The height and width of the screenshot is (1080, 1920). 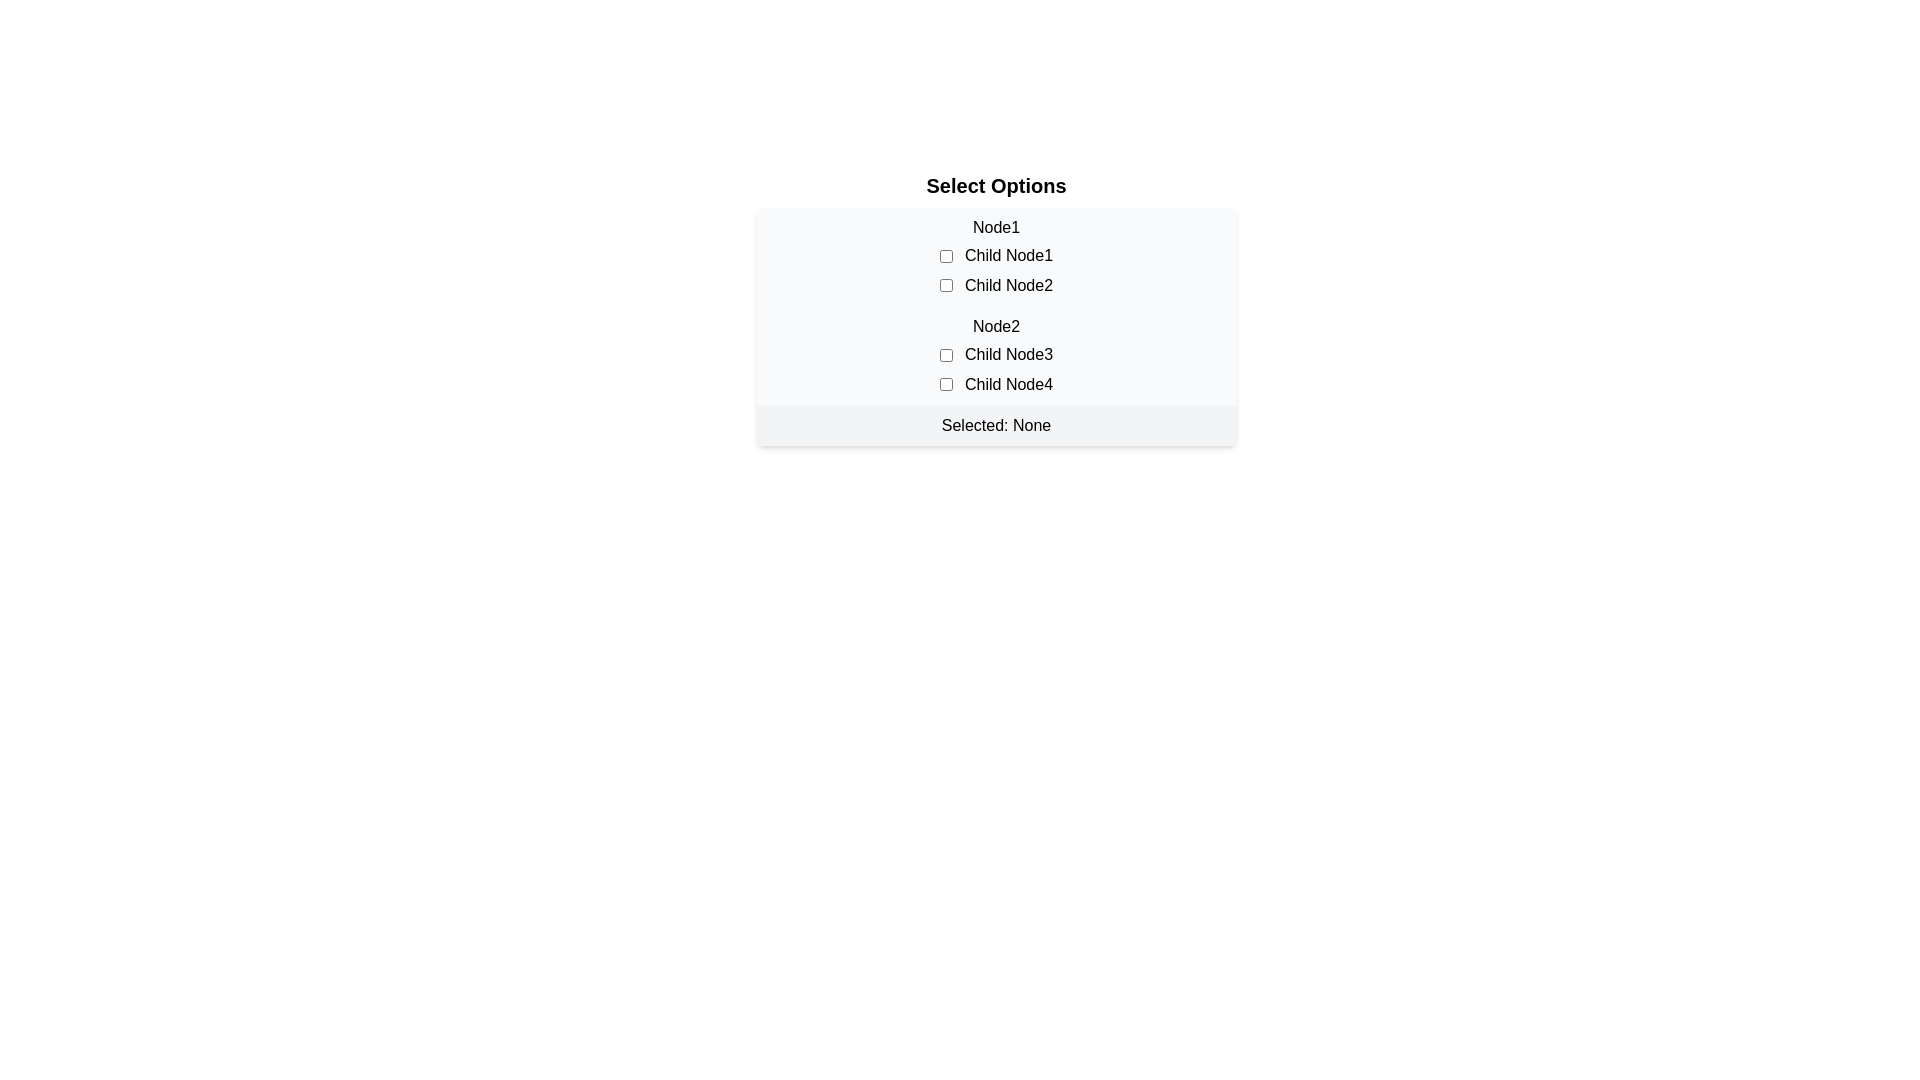 I want to click on the checkboxes in the List section labeled 'Node2', so click(x=996, y=355).